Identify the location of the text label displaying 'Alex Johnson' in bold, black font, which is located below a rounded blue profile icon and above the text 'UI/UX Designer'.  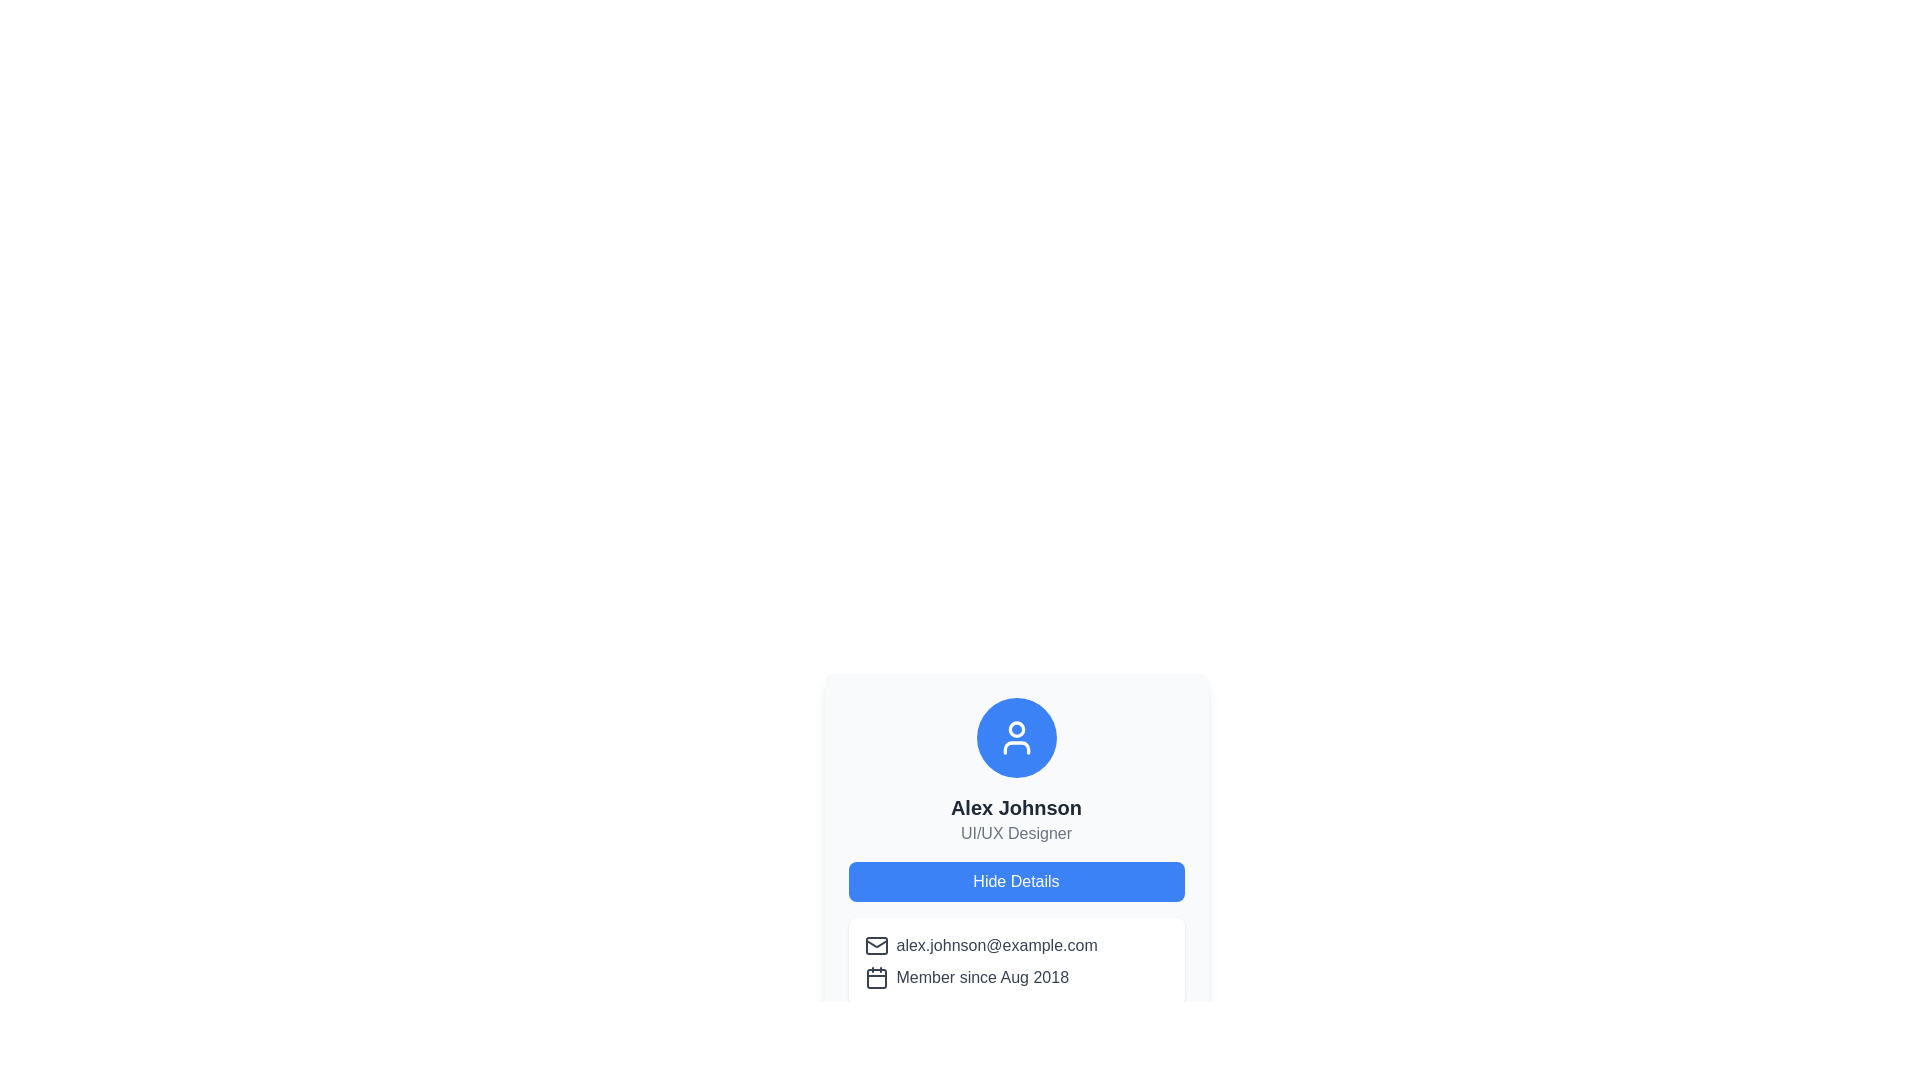
(1016, 806).